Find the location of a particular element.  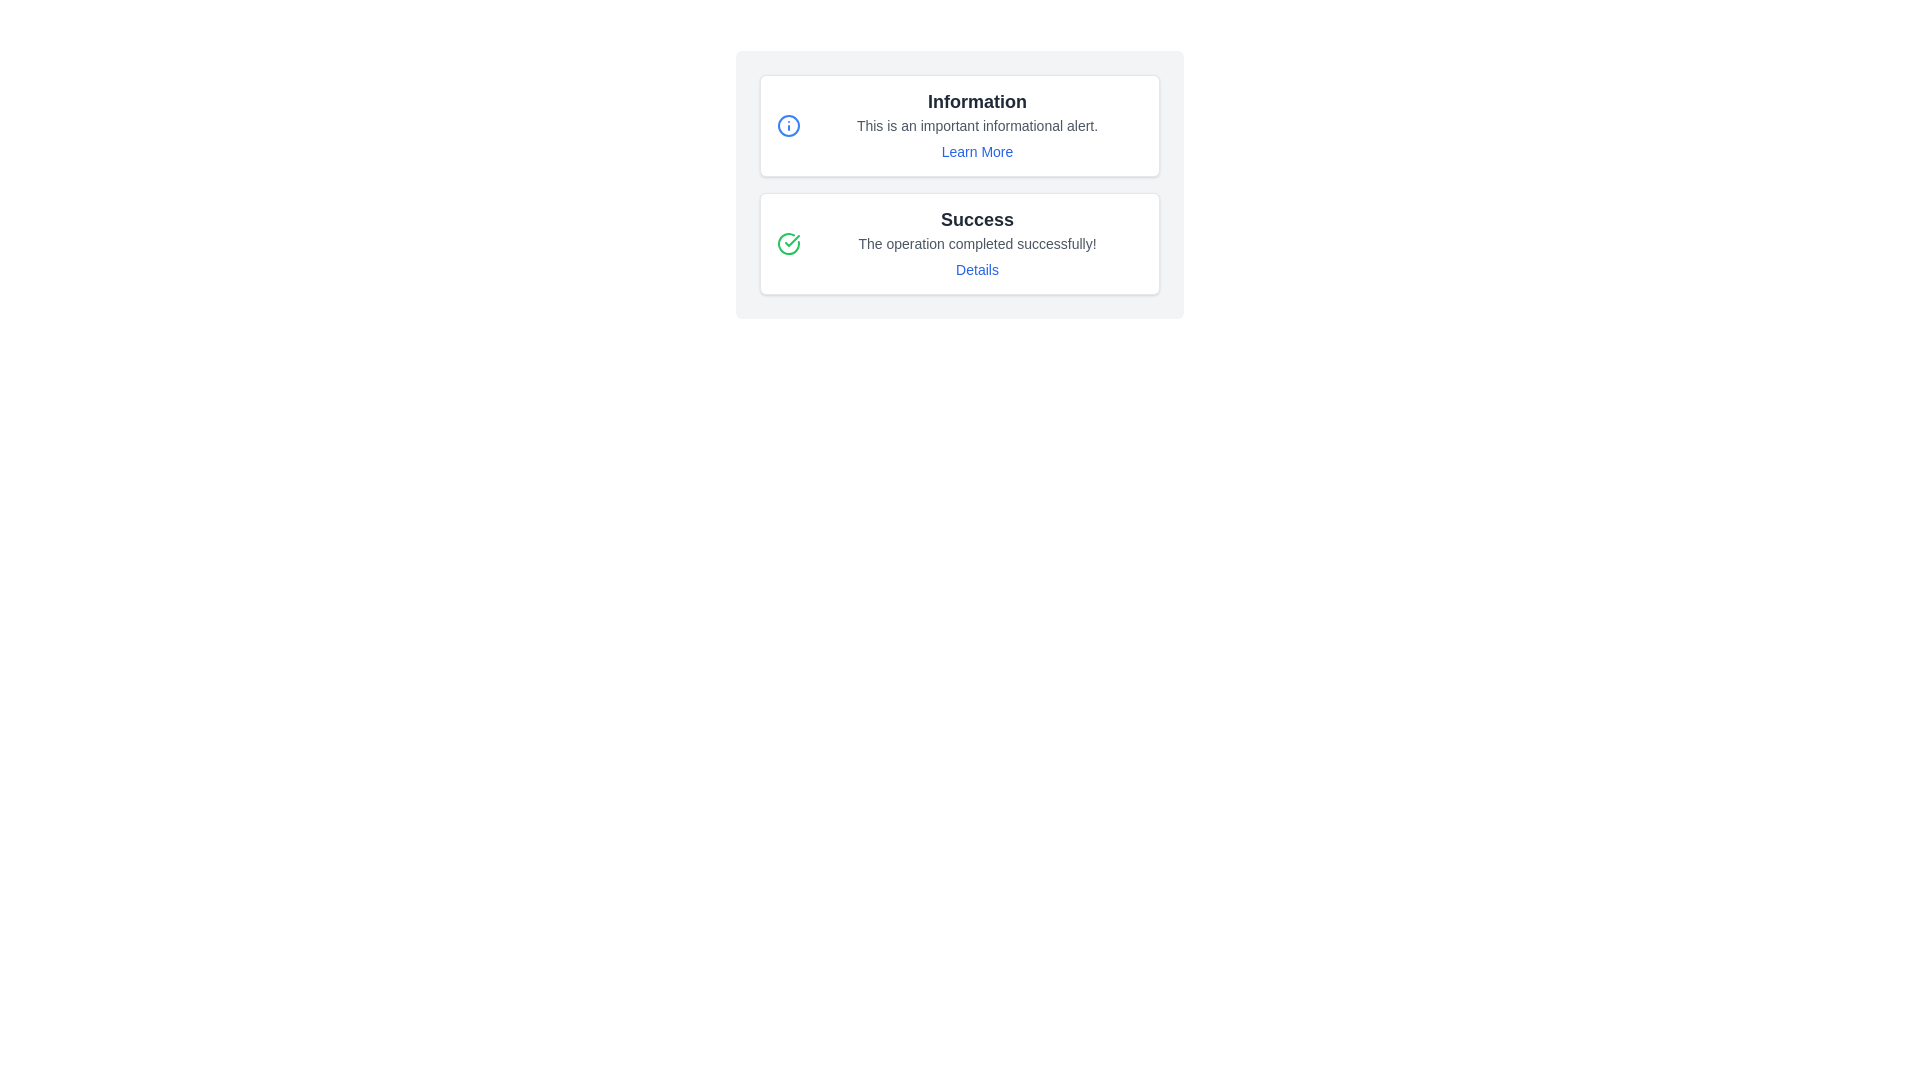

the Notification Box with a white background, rounded corners, gray border, green icon, bold title 'Success', description 'The operation completed successfully!', and blue link 'Details' is located at coordinates (958, 242).